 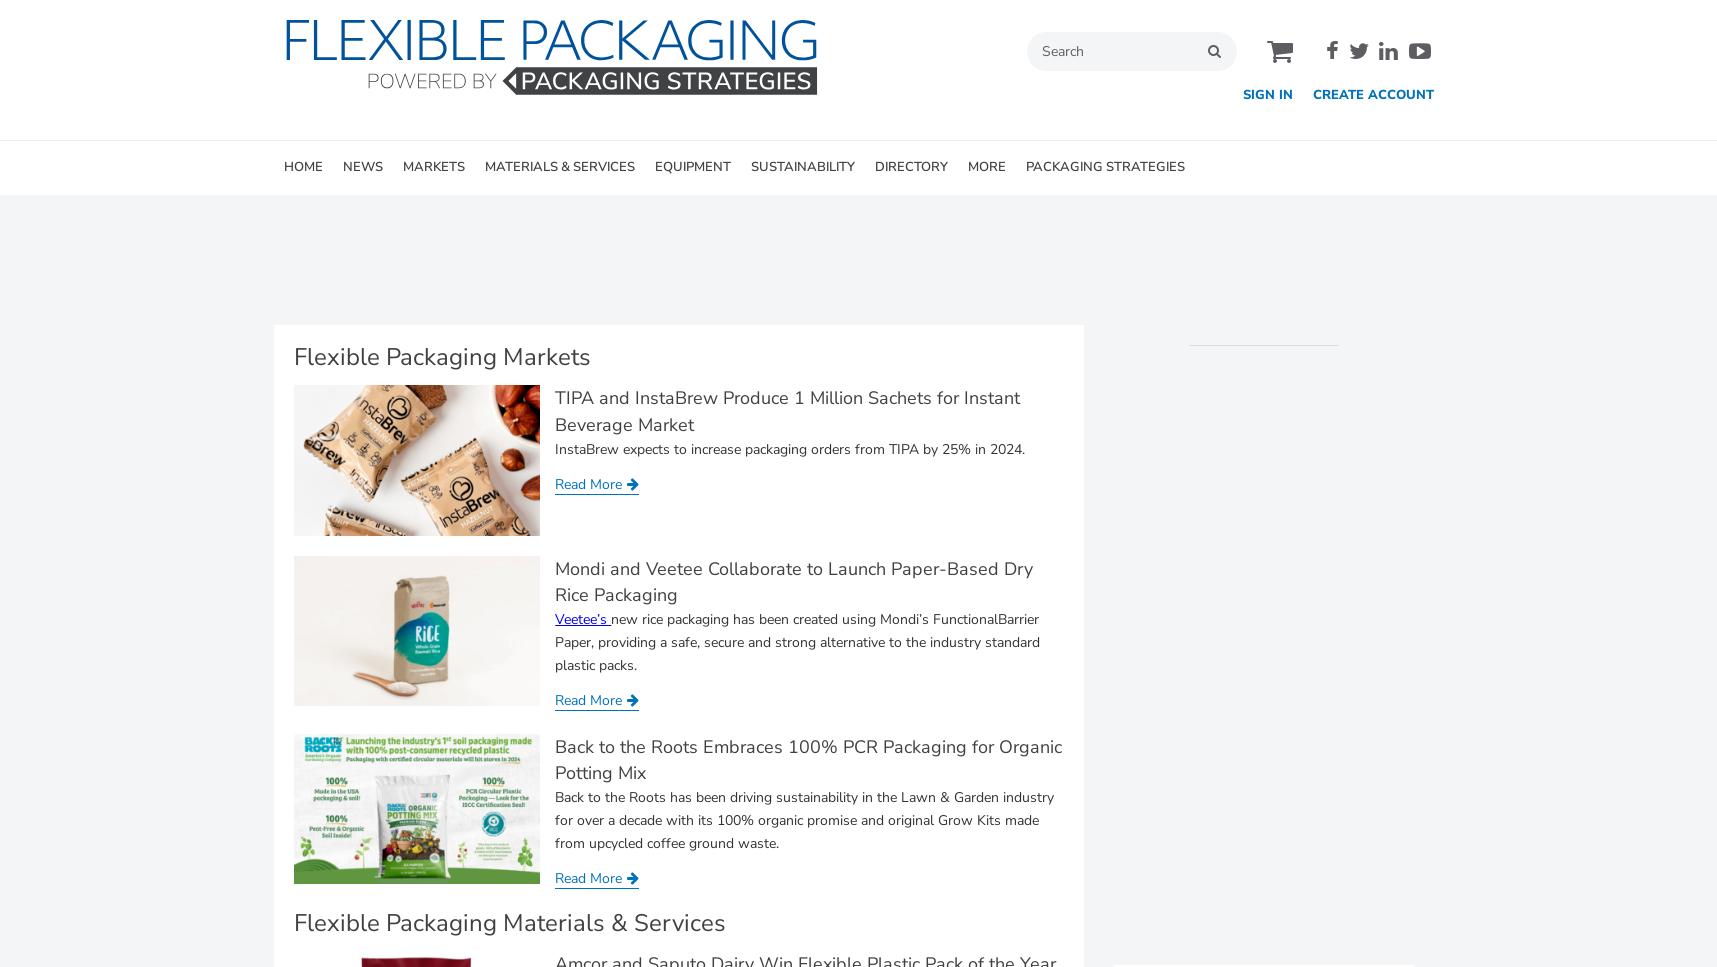 What do you see at coordinates (432, 167) in the screenshot?
I see `'MARKETS'` at bounding box center [432, 167].